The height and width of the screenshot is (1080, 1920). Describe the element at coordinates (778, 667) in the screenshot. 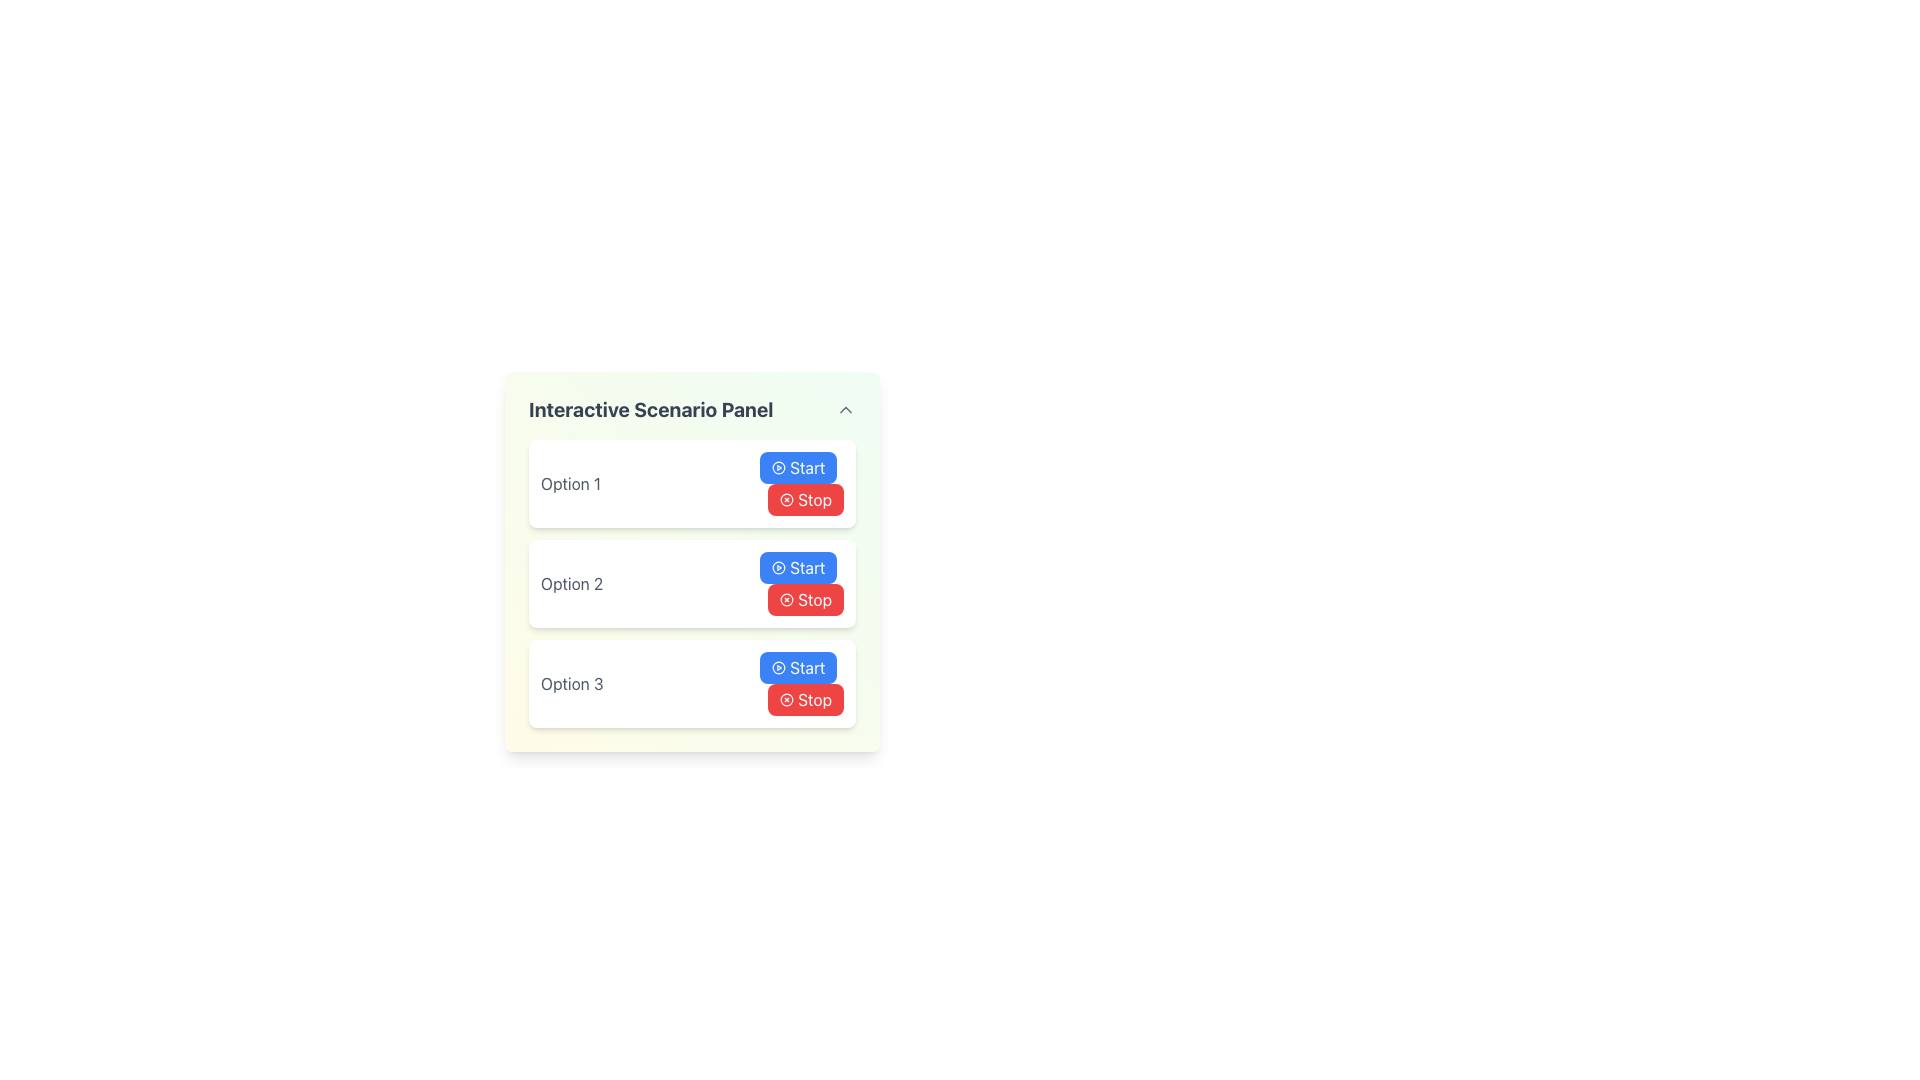

I see `the Circular Icon Component that indicates the play function for the 'Start' button adjacent to 'Option 3' in the control panel` at that location.